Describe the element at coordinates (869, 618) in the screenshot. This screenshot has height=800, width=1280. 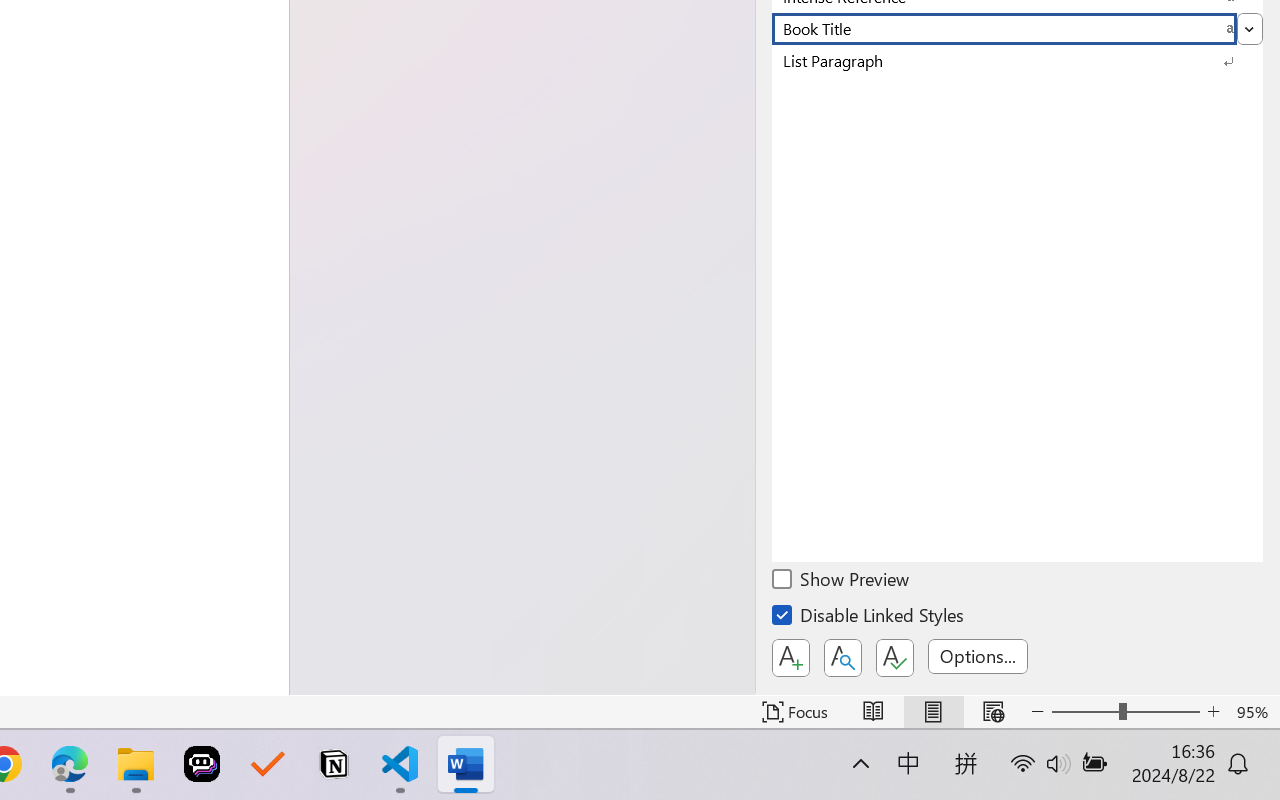
I see `'Disable Linked Styles'` at that location.